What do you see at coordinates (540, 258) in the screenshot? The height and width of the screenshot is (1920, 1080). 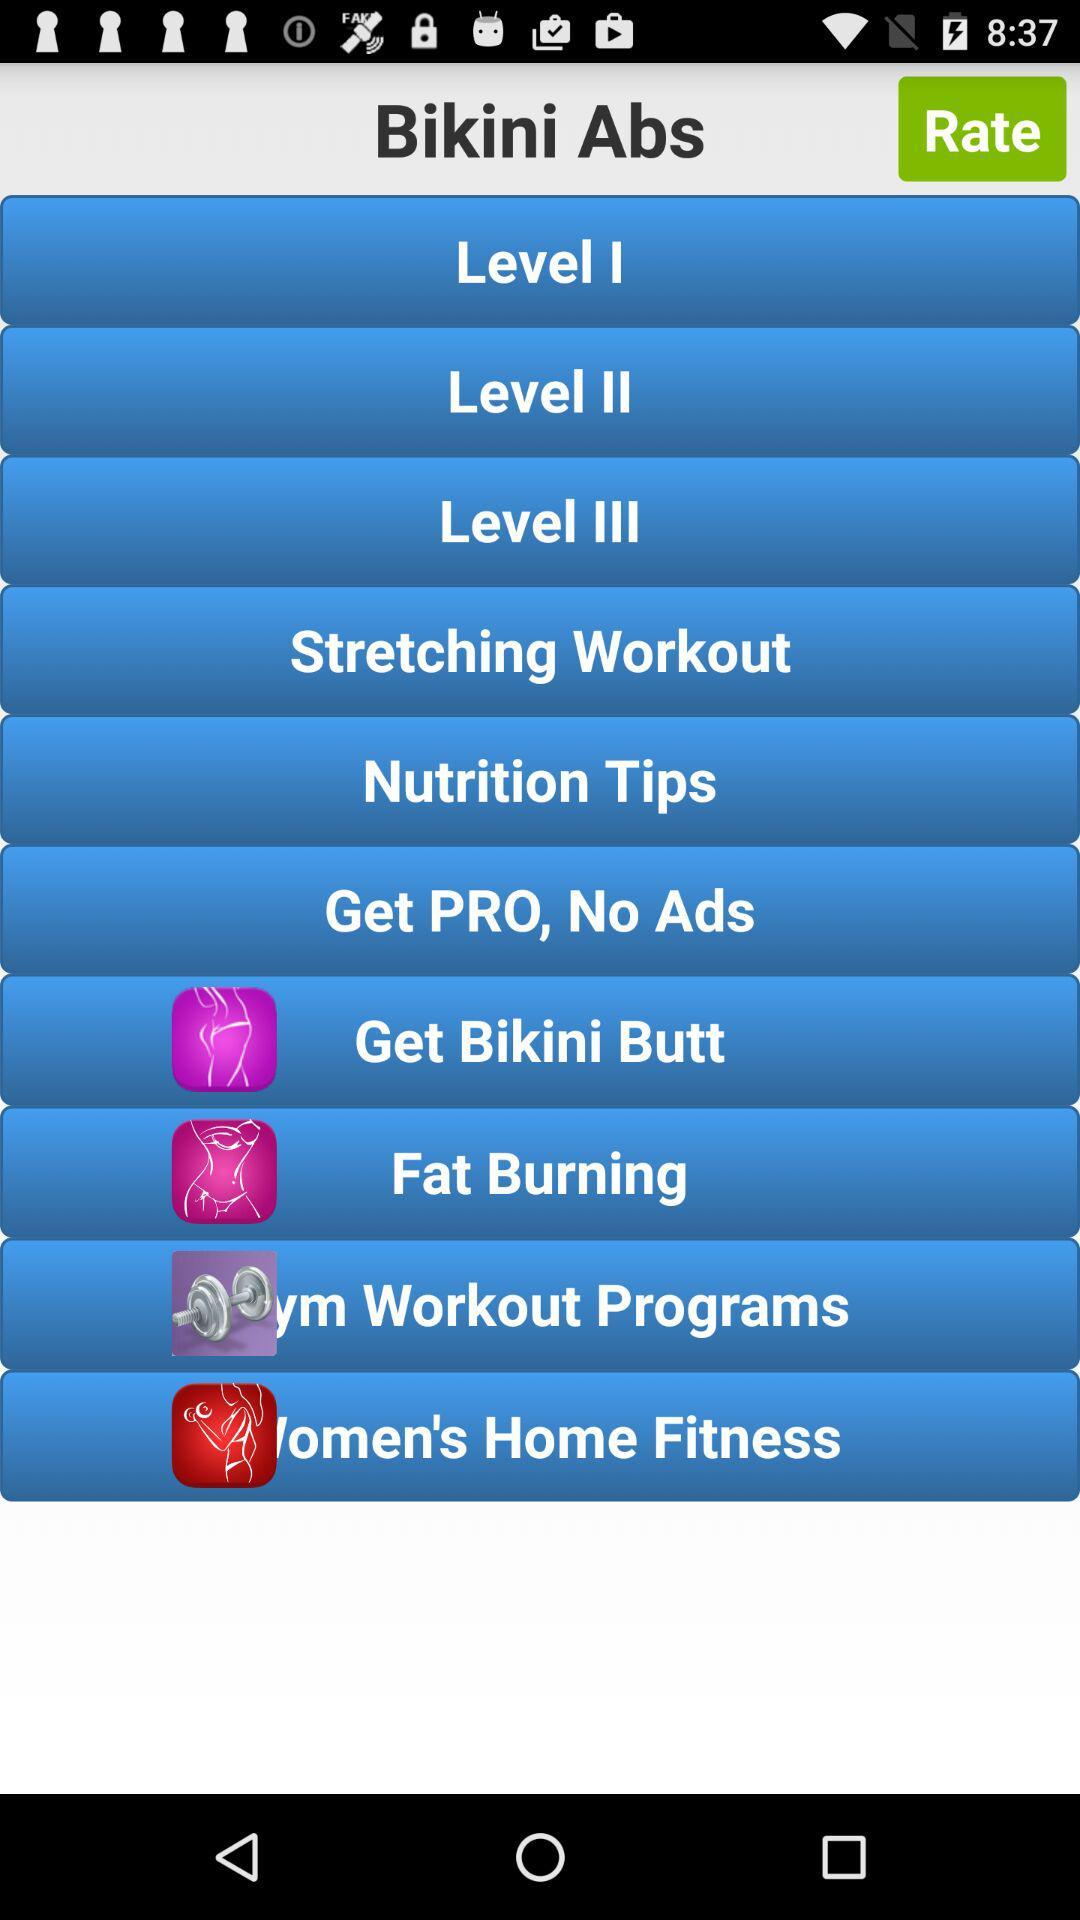 I see `icon below rate button` at bounding box center [540, 258].